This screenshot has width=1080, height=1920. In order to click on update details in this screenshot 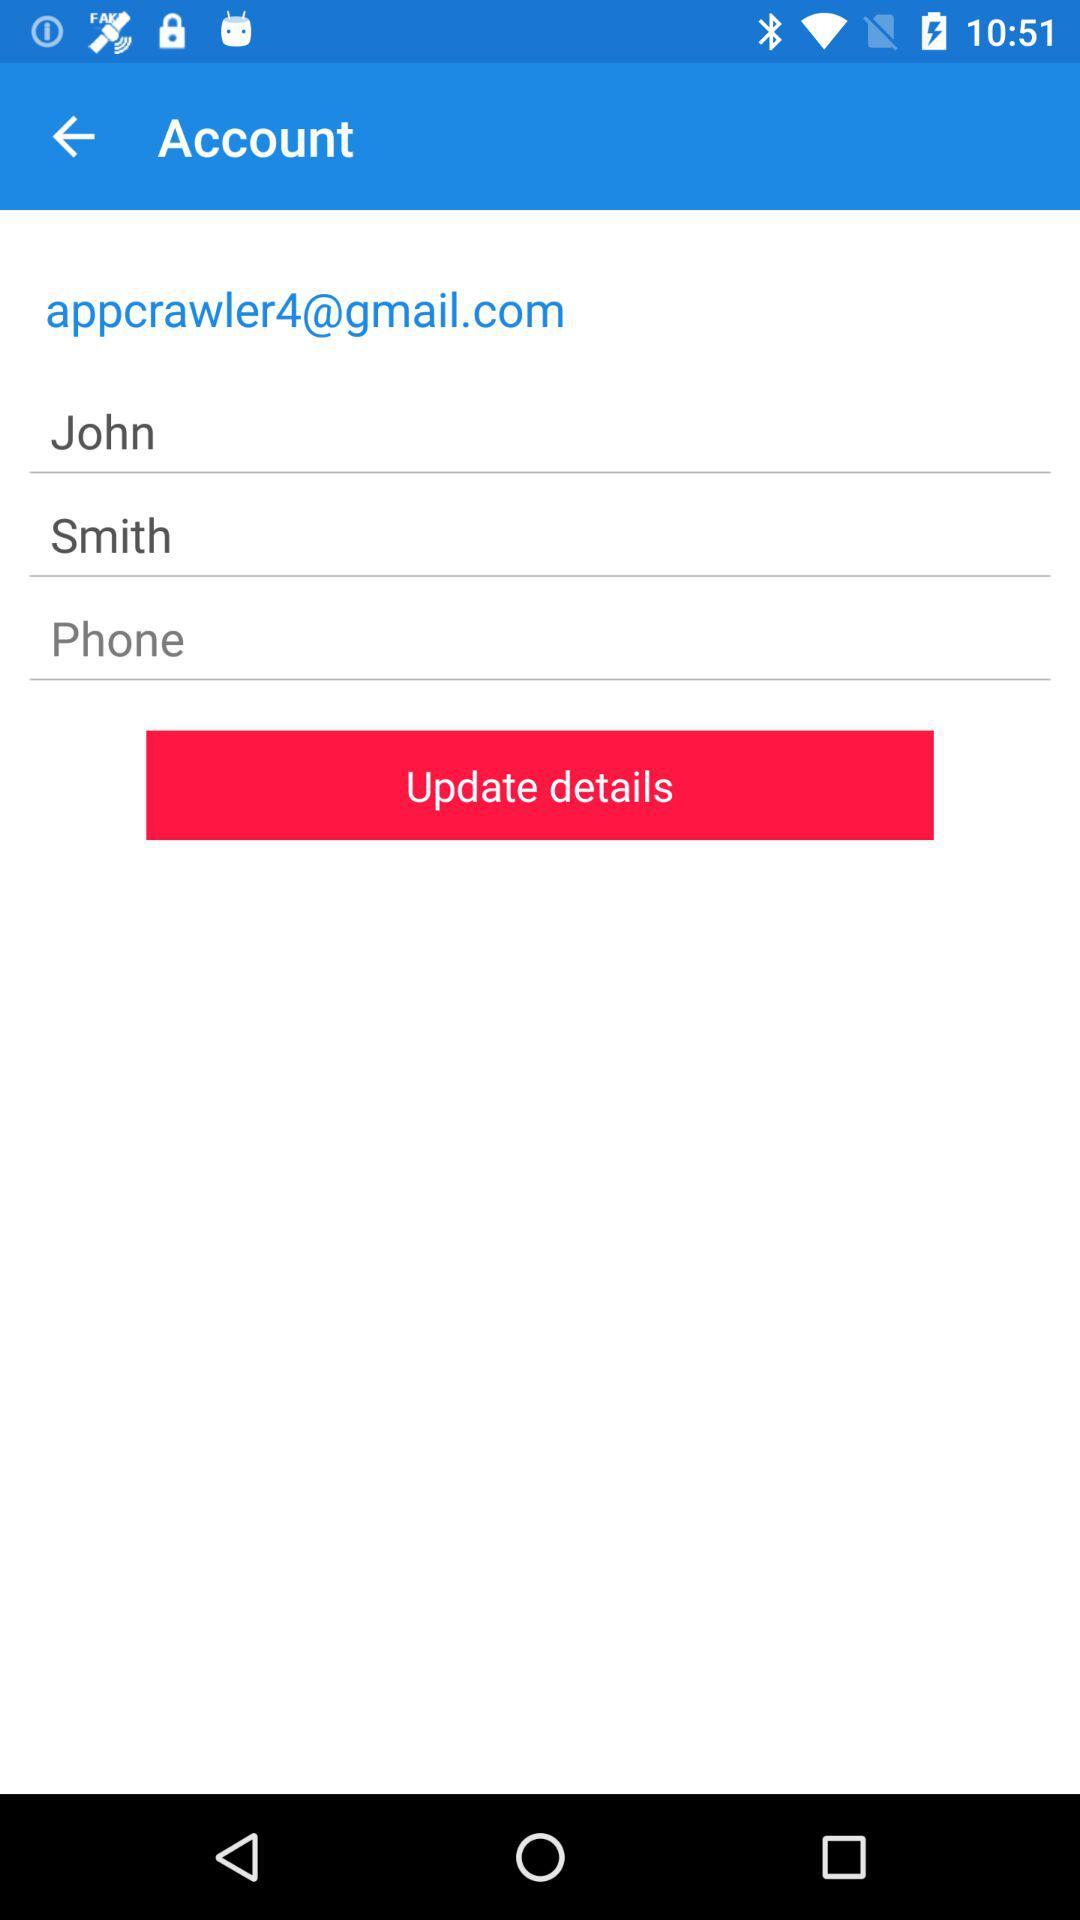, I will do `click(540, 784)`.